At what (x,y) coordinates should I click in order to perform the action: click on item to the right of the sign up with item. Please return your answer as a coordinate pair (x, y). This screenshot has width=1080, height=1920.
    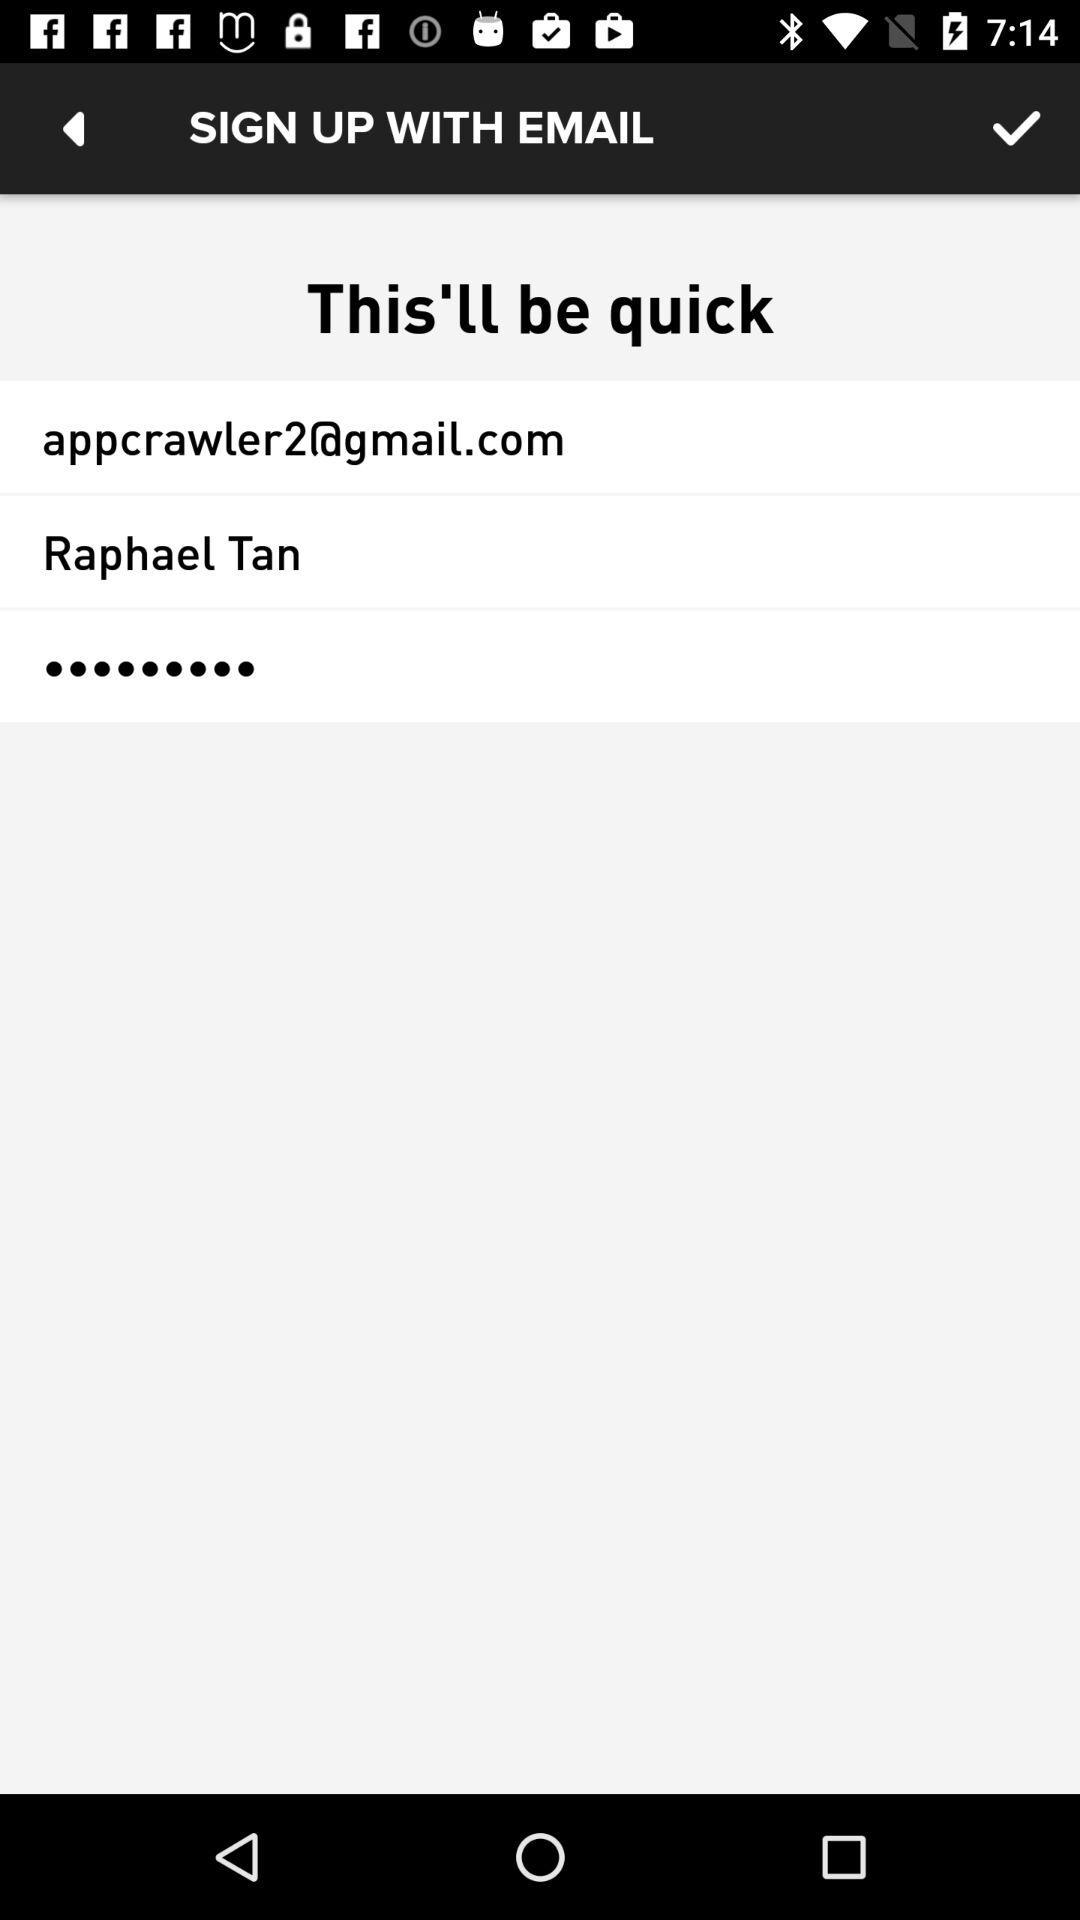
    Looking at the image, I should click on (1017, 127).